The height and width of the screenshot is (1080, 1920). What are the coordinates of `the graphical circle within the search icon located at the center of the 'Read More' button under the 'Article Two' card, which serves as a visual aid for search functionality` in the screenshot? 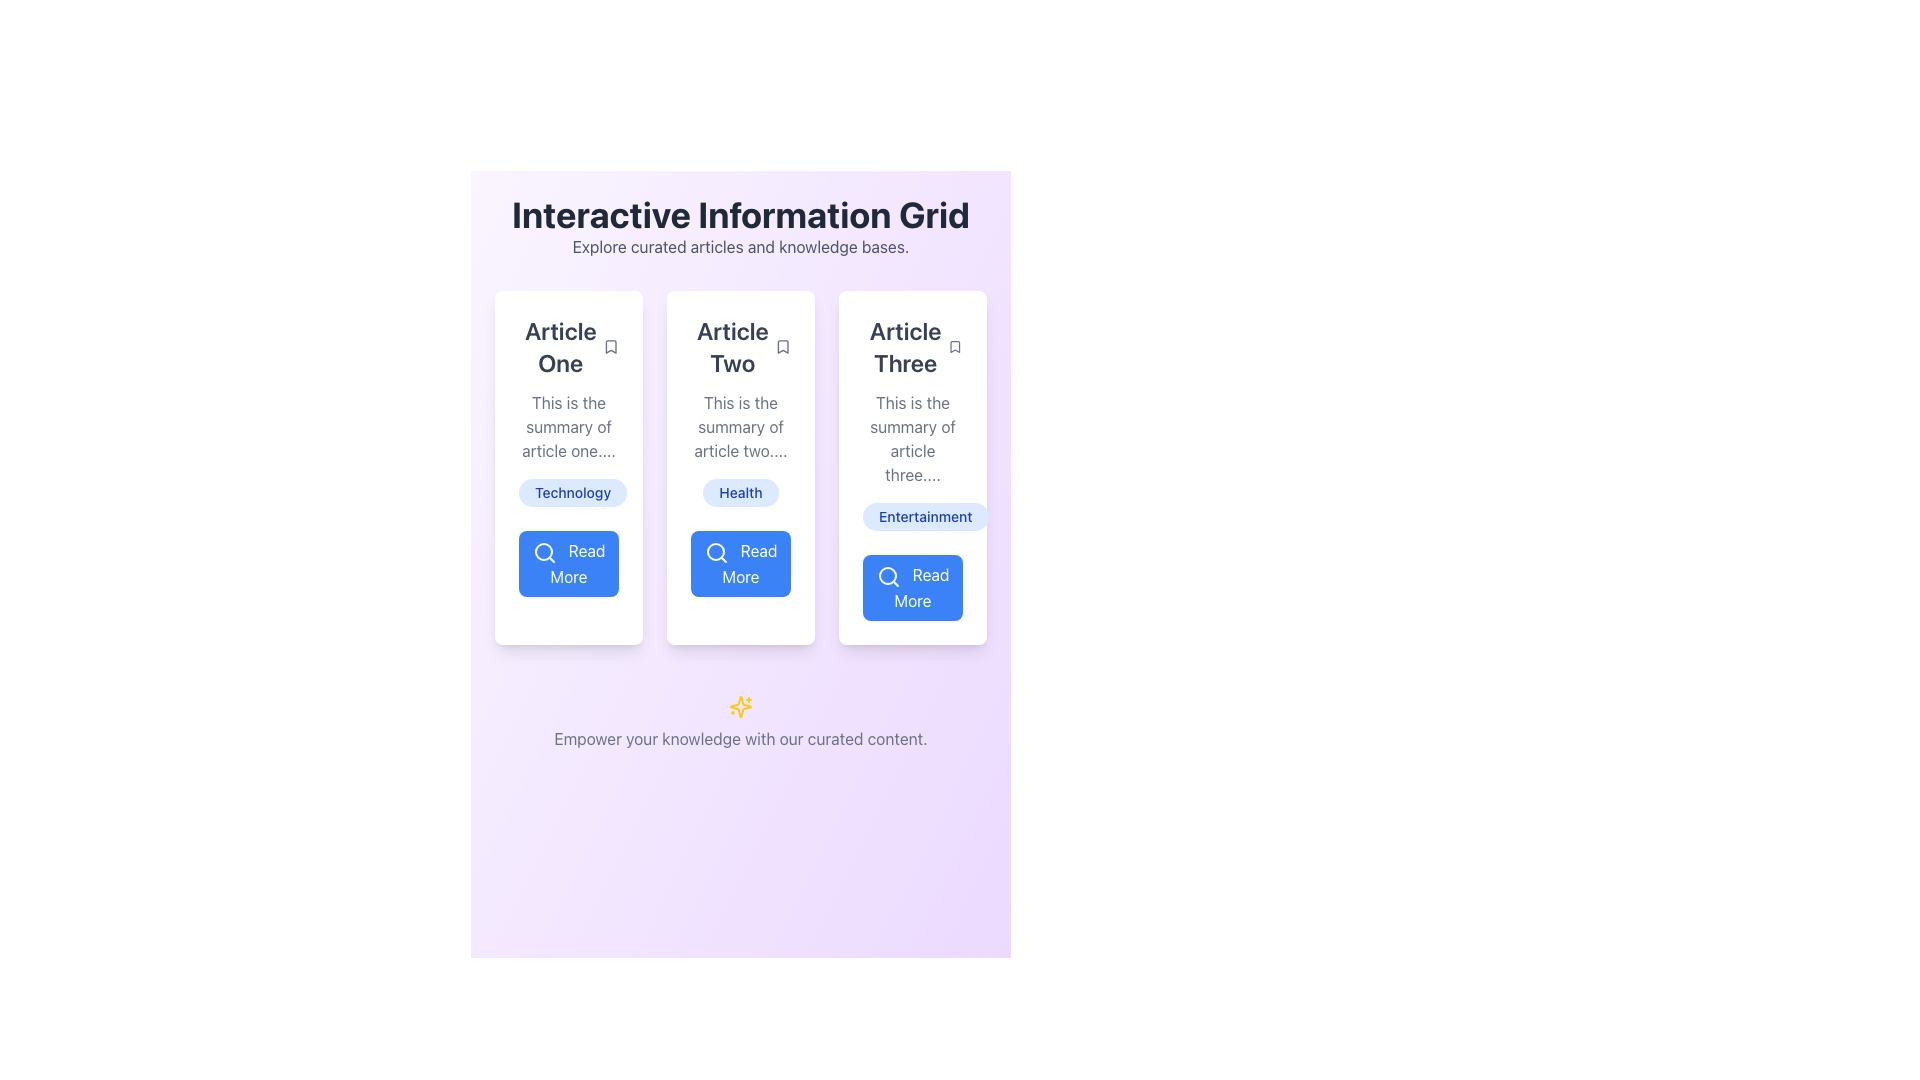 It's located at (715, 551).